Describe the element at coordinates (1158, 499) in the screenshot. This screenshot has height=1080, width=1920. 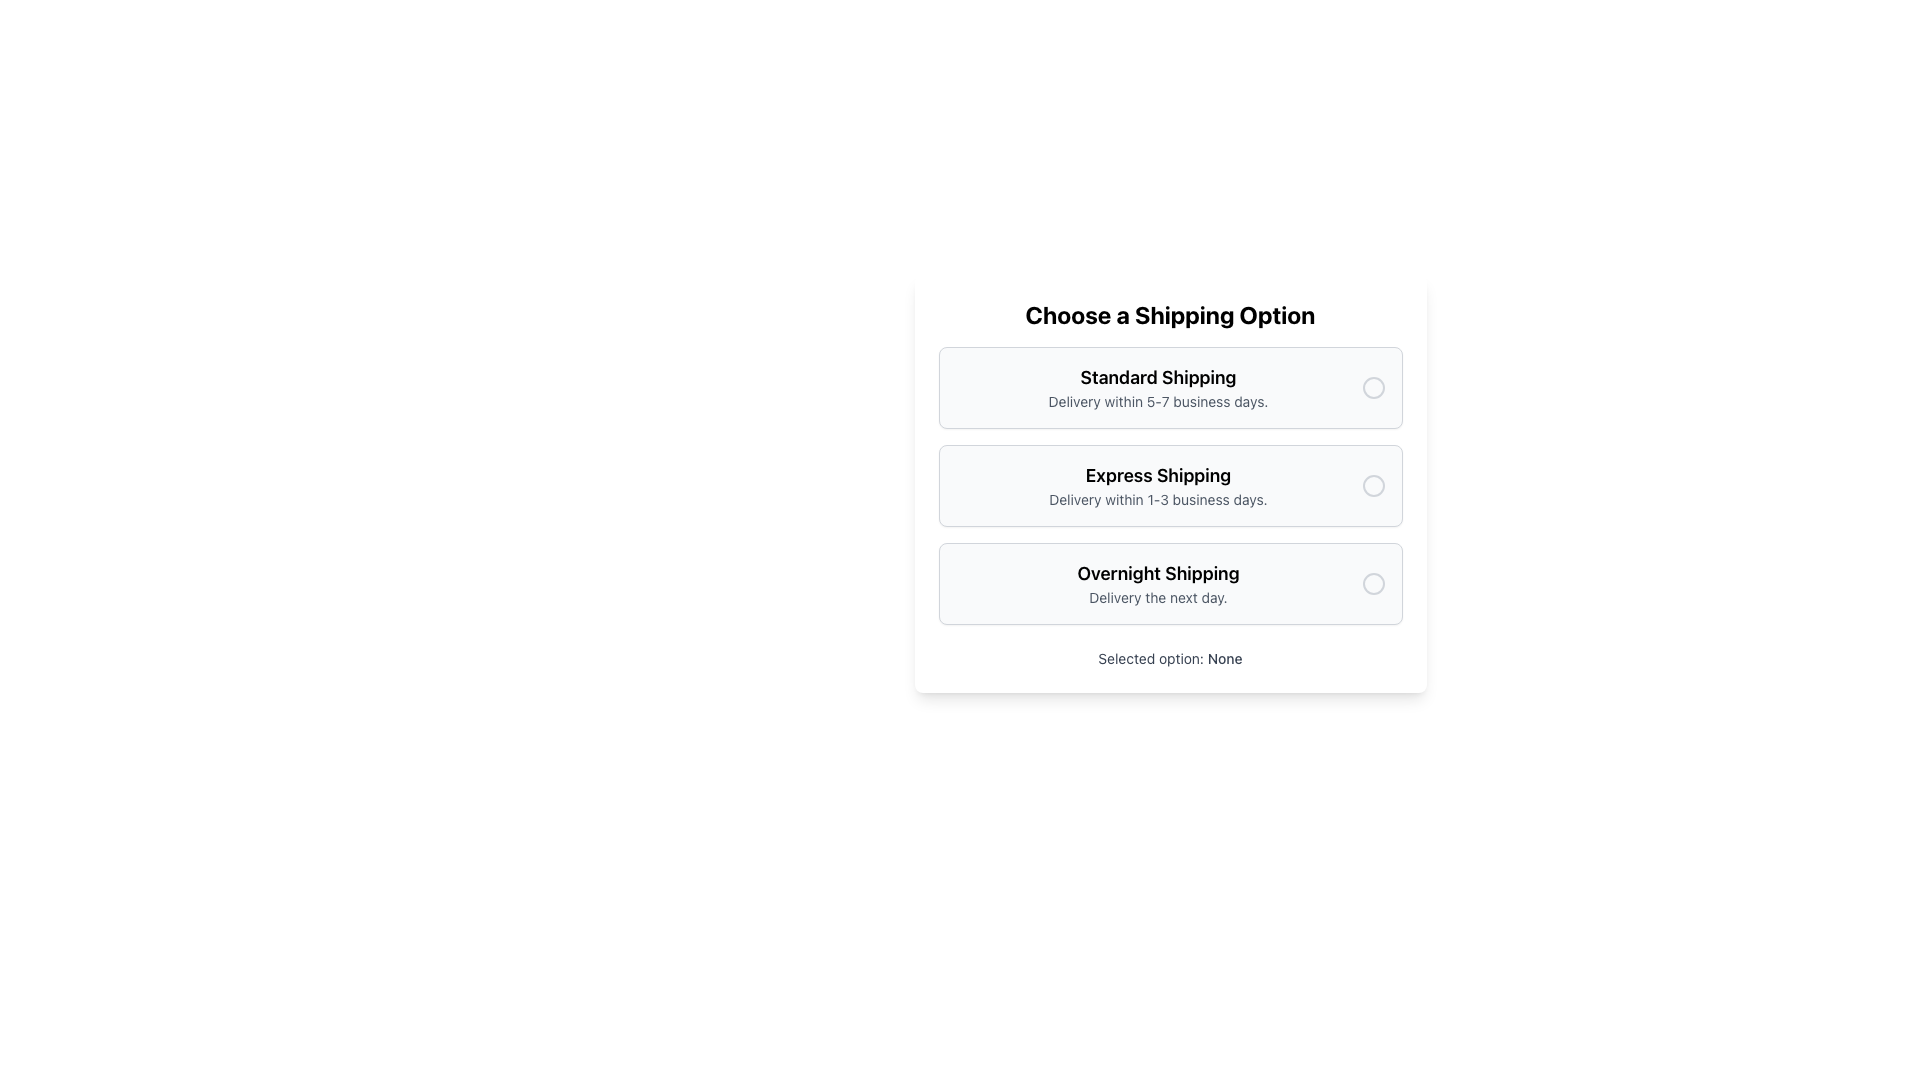
I see `the text label providing supplementary information about the 'Express Shipping' option, which is located directly below the 'Express Shipping' text` at that location.